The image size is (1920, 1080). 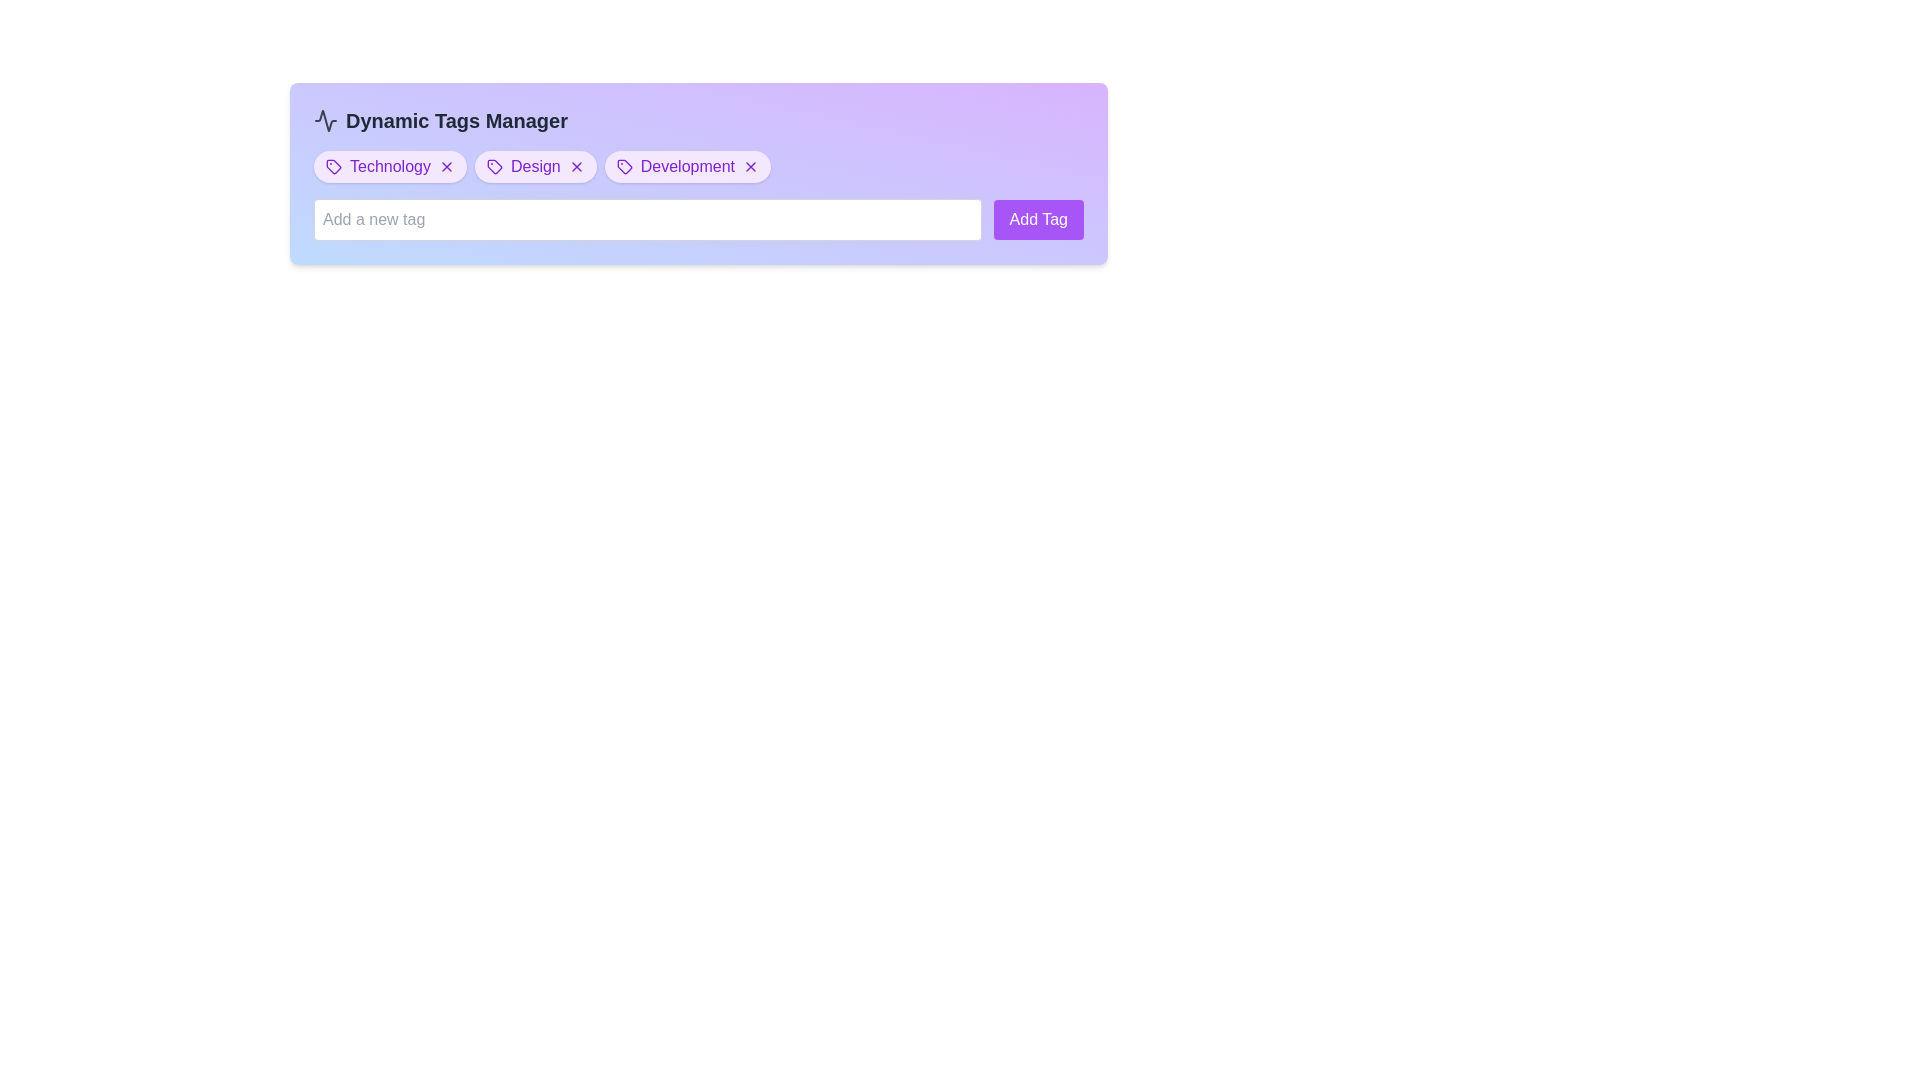 What do you see at coordinates (326, 120) in the screenshot?
I see `the SVG Icon resembling an activity graph or pulse line located on the left side of the top bar of the 'Dynamic Tags Manager' interface` at bounding box center [326, 120].